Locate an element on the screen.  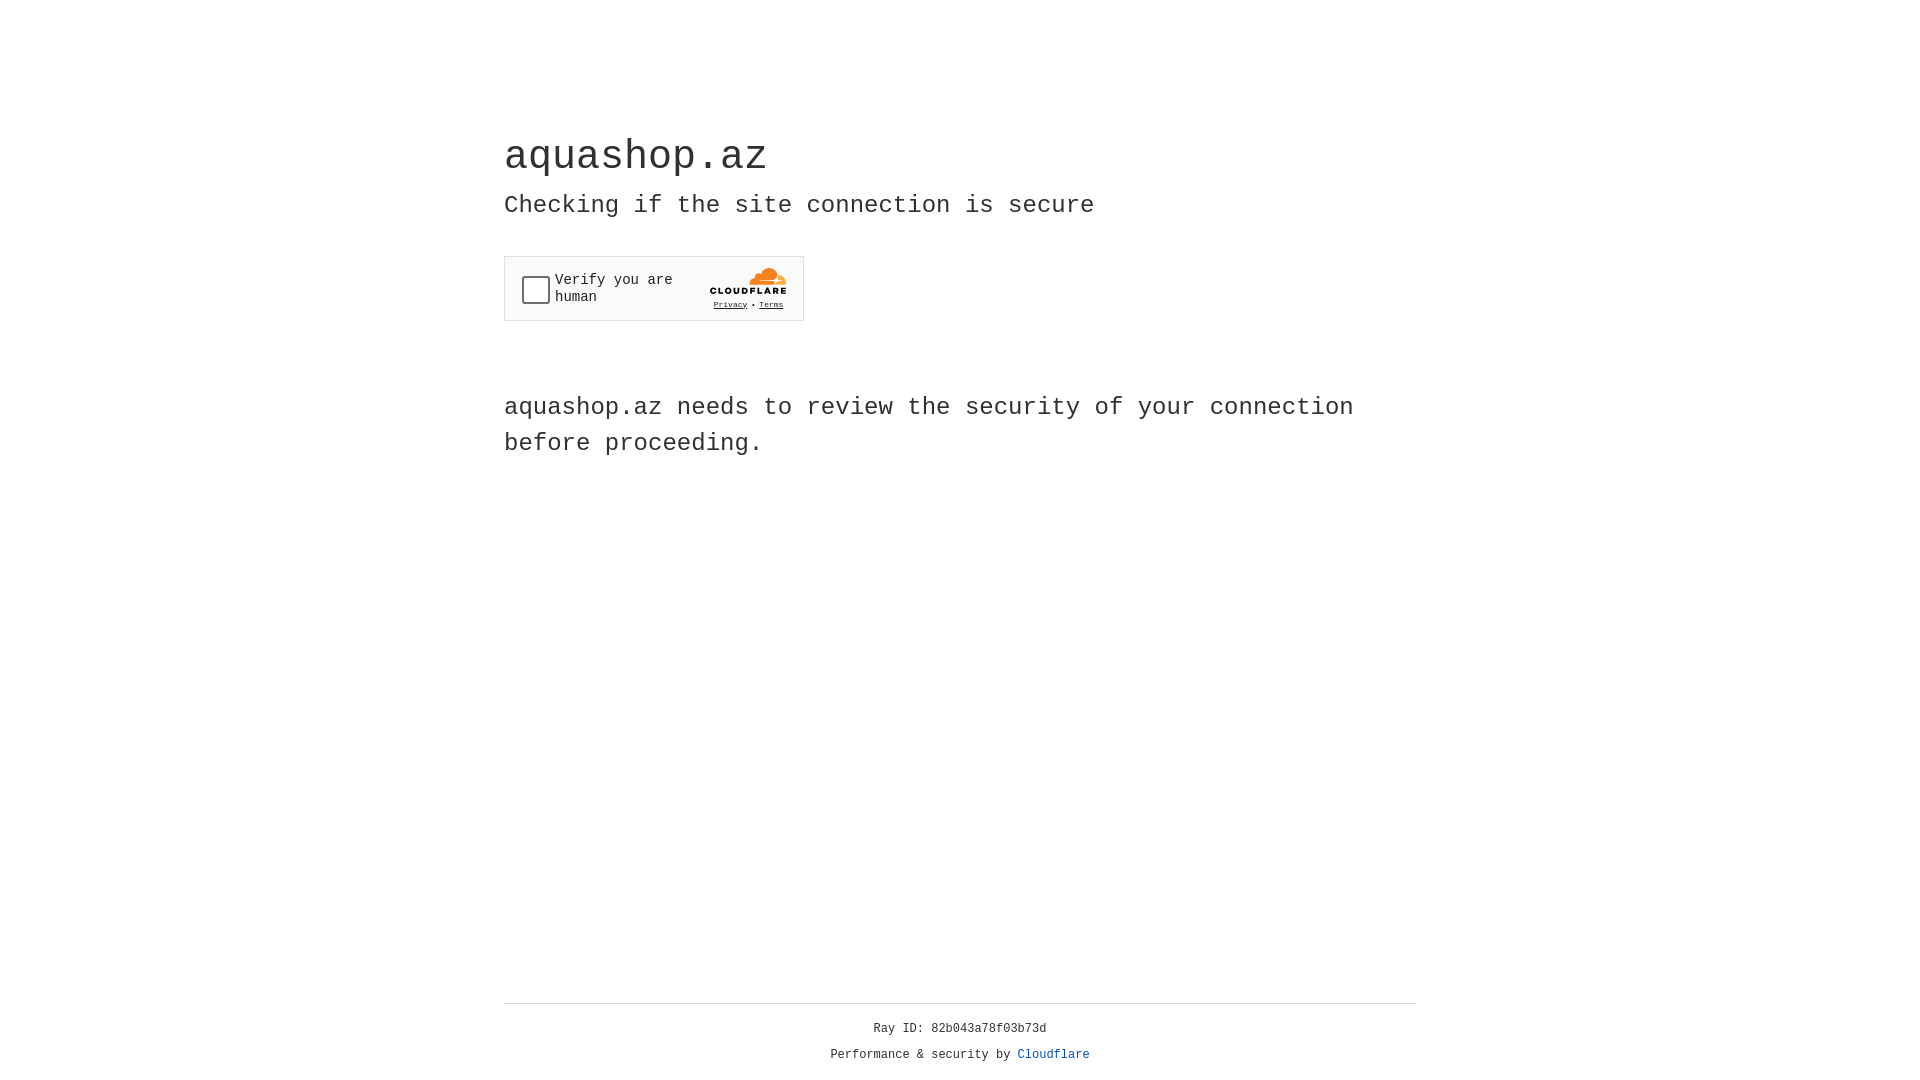
'Cloudflare' is located at coordinates (1053, 1054).